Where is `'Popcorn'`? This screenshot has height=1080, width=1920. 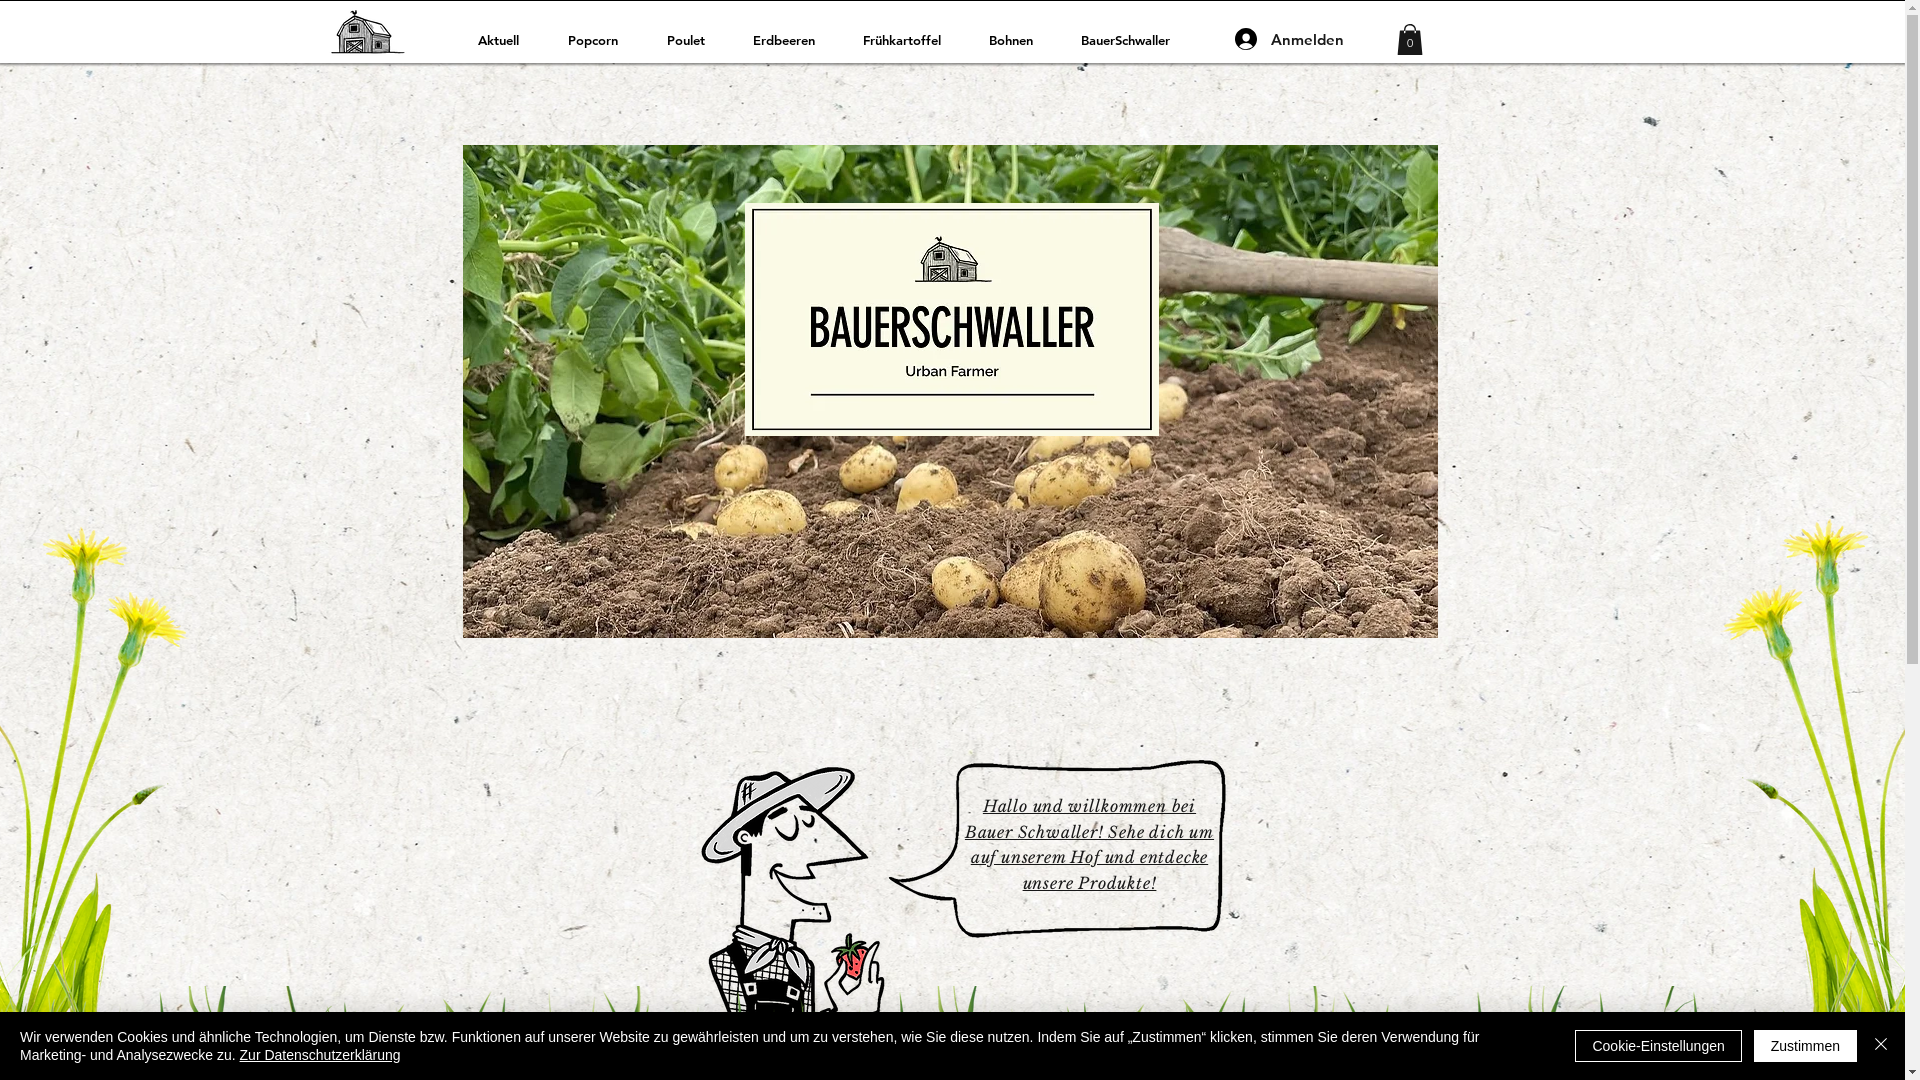 'Popcorn' is located at coordinates (600, 39).